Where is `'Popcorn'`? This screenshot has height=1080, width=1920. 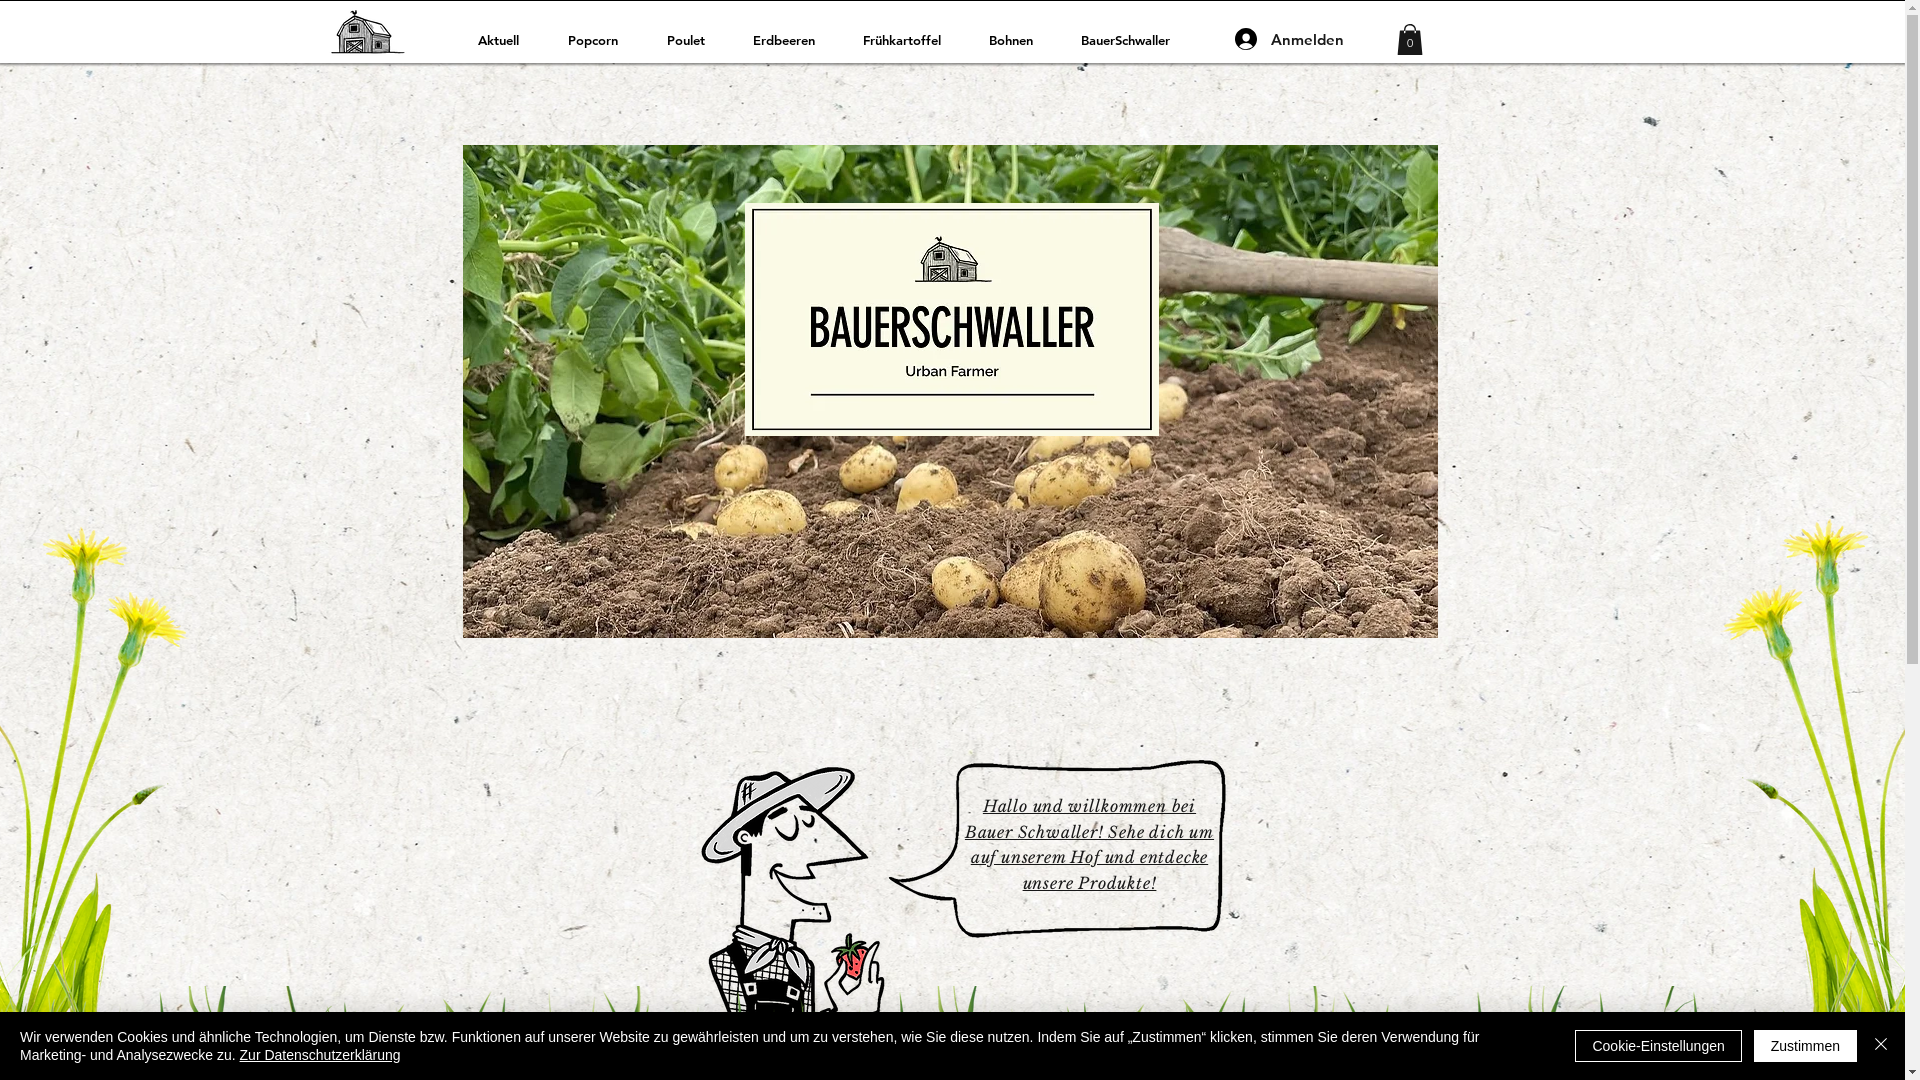 'Popcorn' is located at coordinates (600, 39).